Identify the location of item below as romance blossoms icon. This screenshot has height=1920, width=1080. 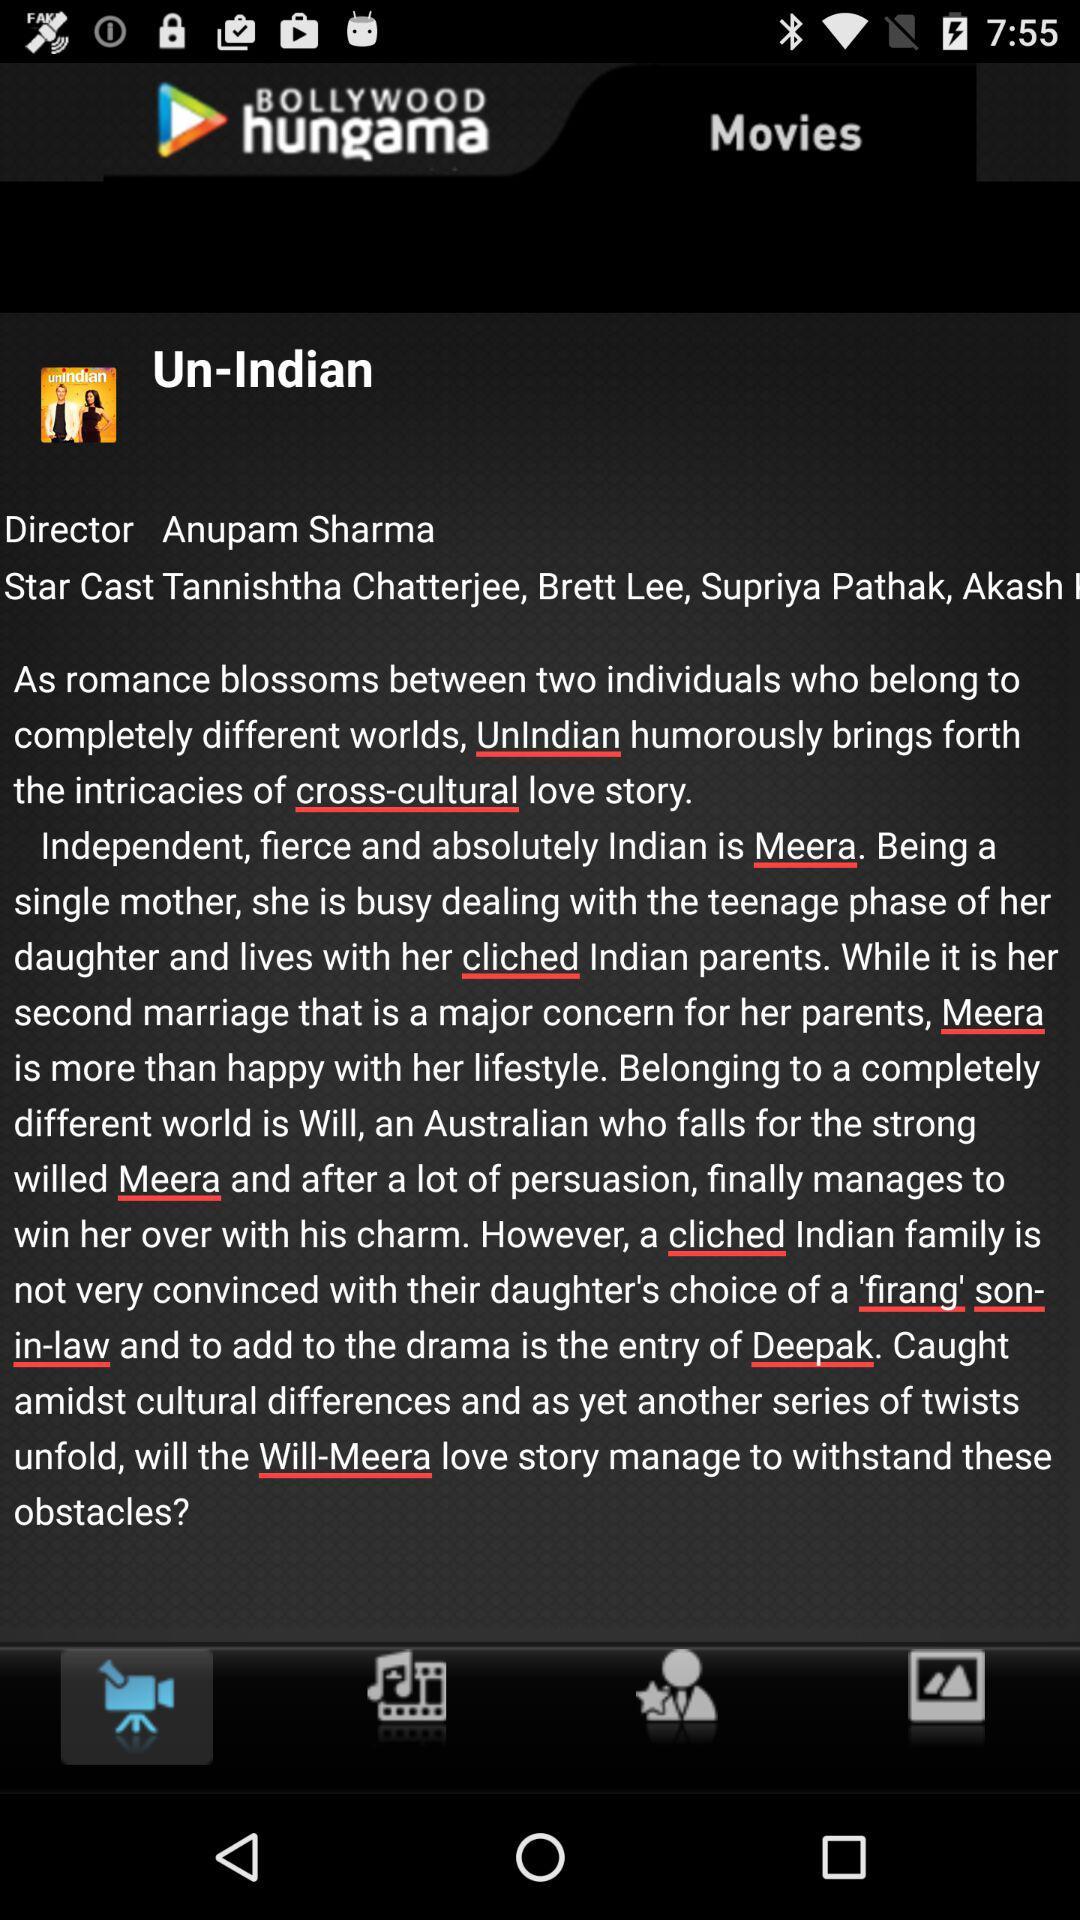
(675, 1697).